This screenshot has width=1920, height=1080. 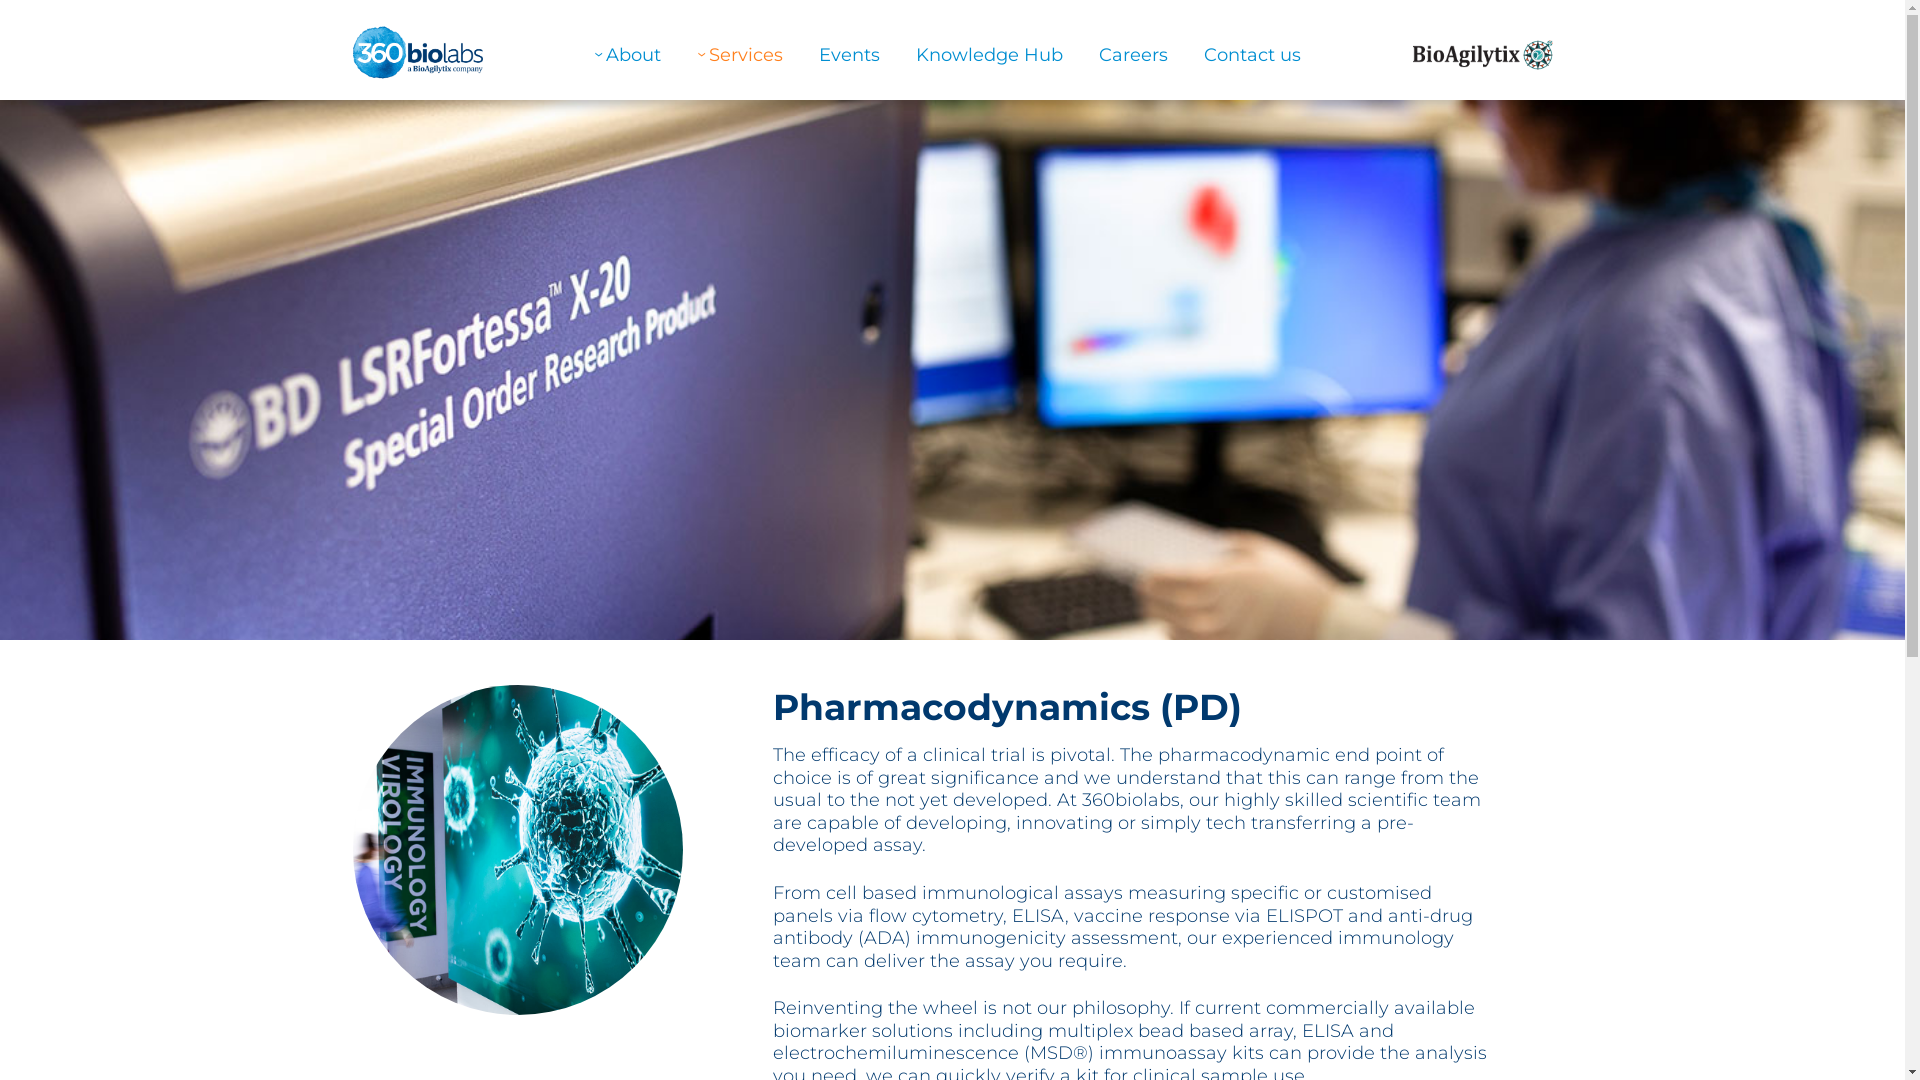 I want to click on 'Contact us', so click(x=1251, y=53).